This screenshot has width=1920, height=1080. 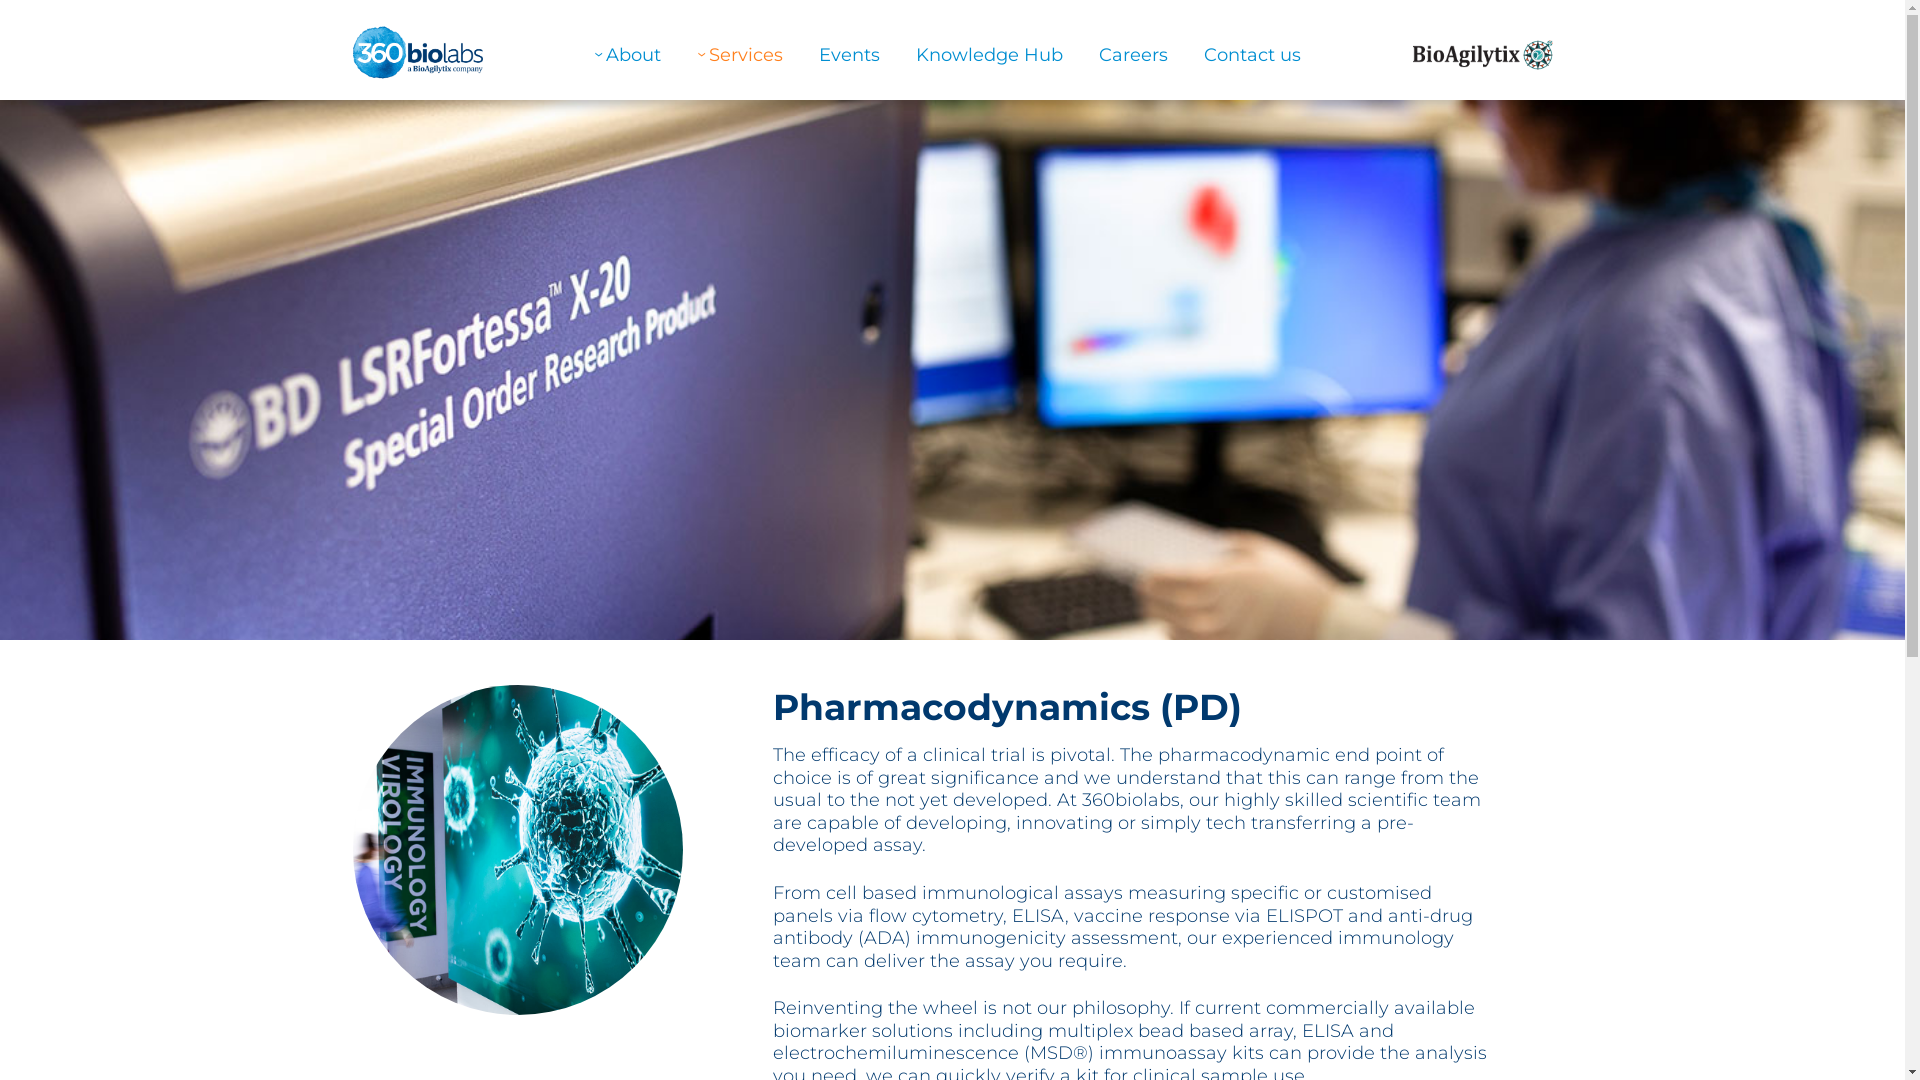 I want to click on 'Contact us', so click(x=1251, y=53).